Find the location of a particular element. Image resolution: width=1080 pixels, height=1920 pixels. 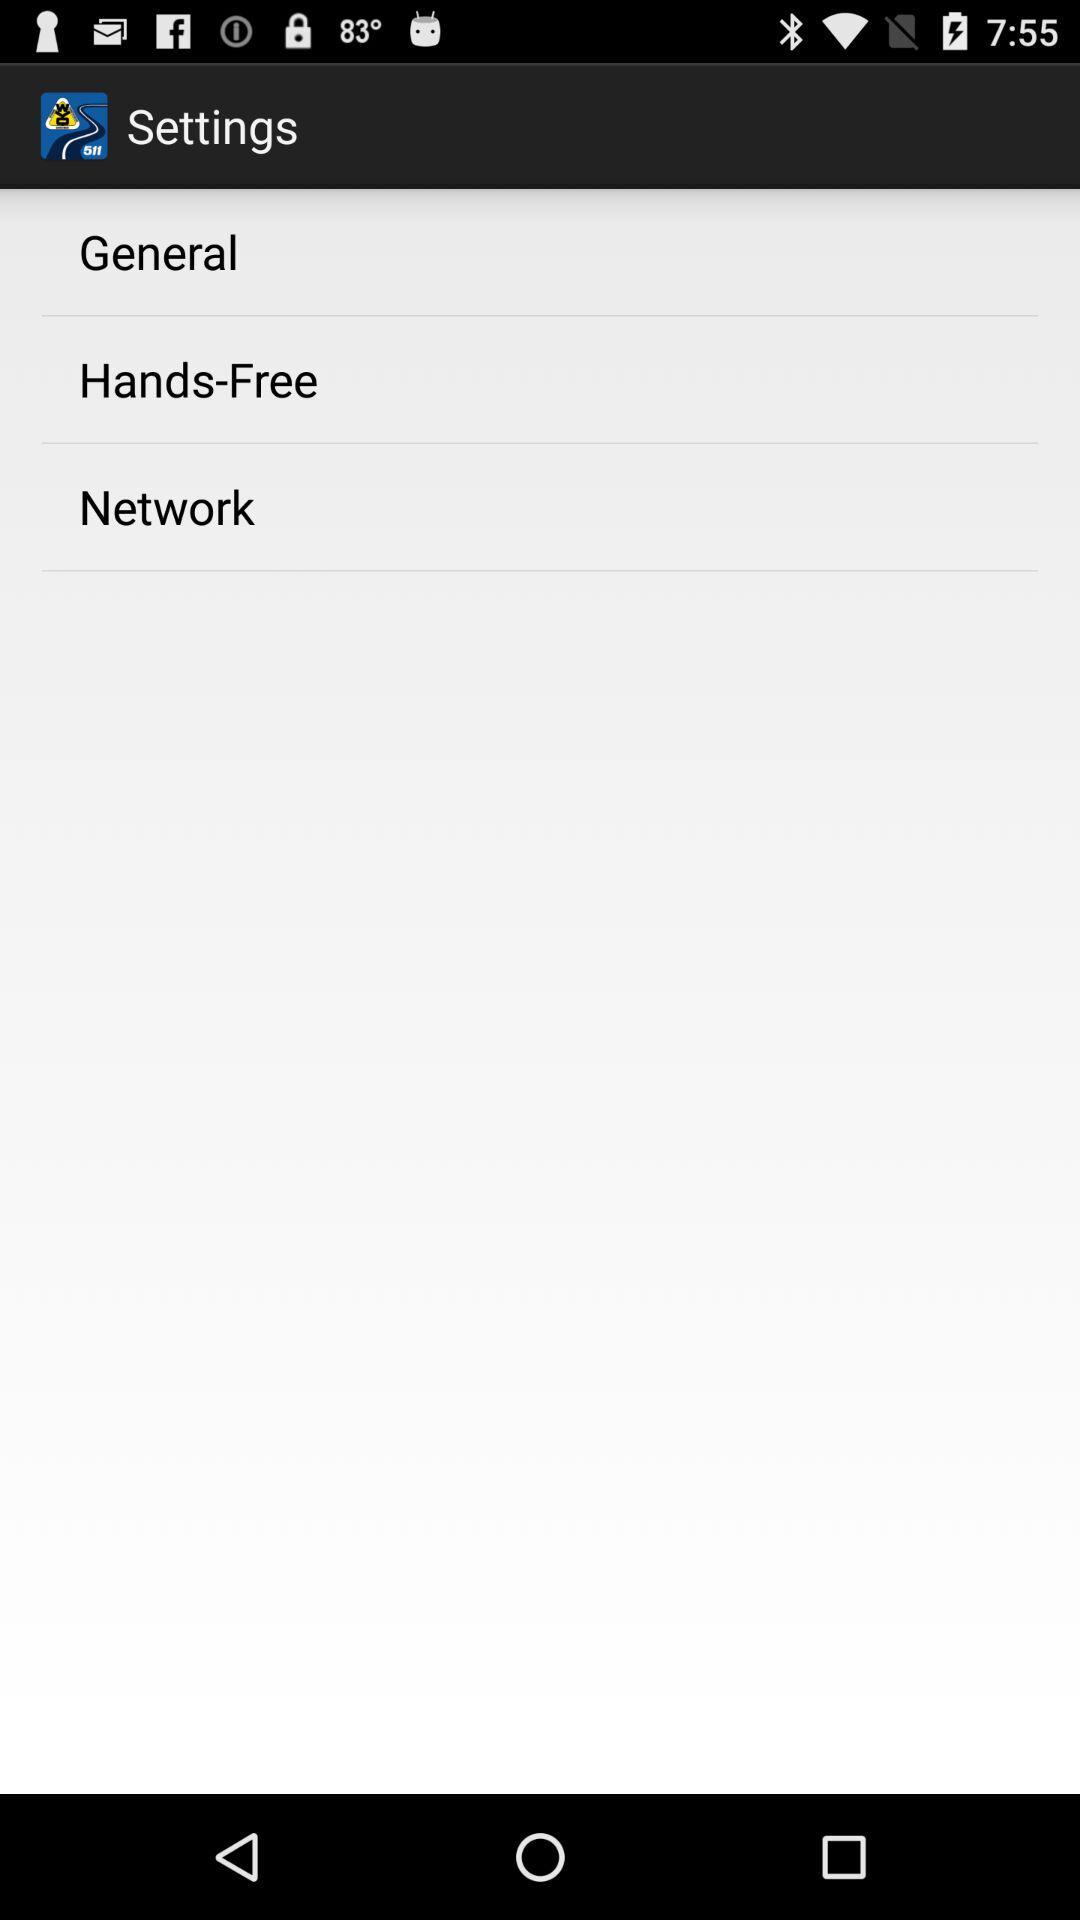

the item above network icon is located at coordinates (198, 379).